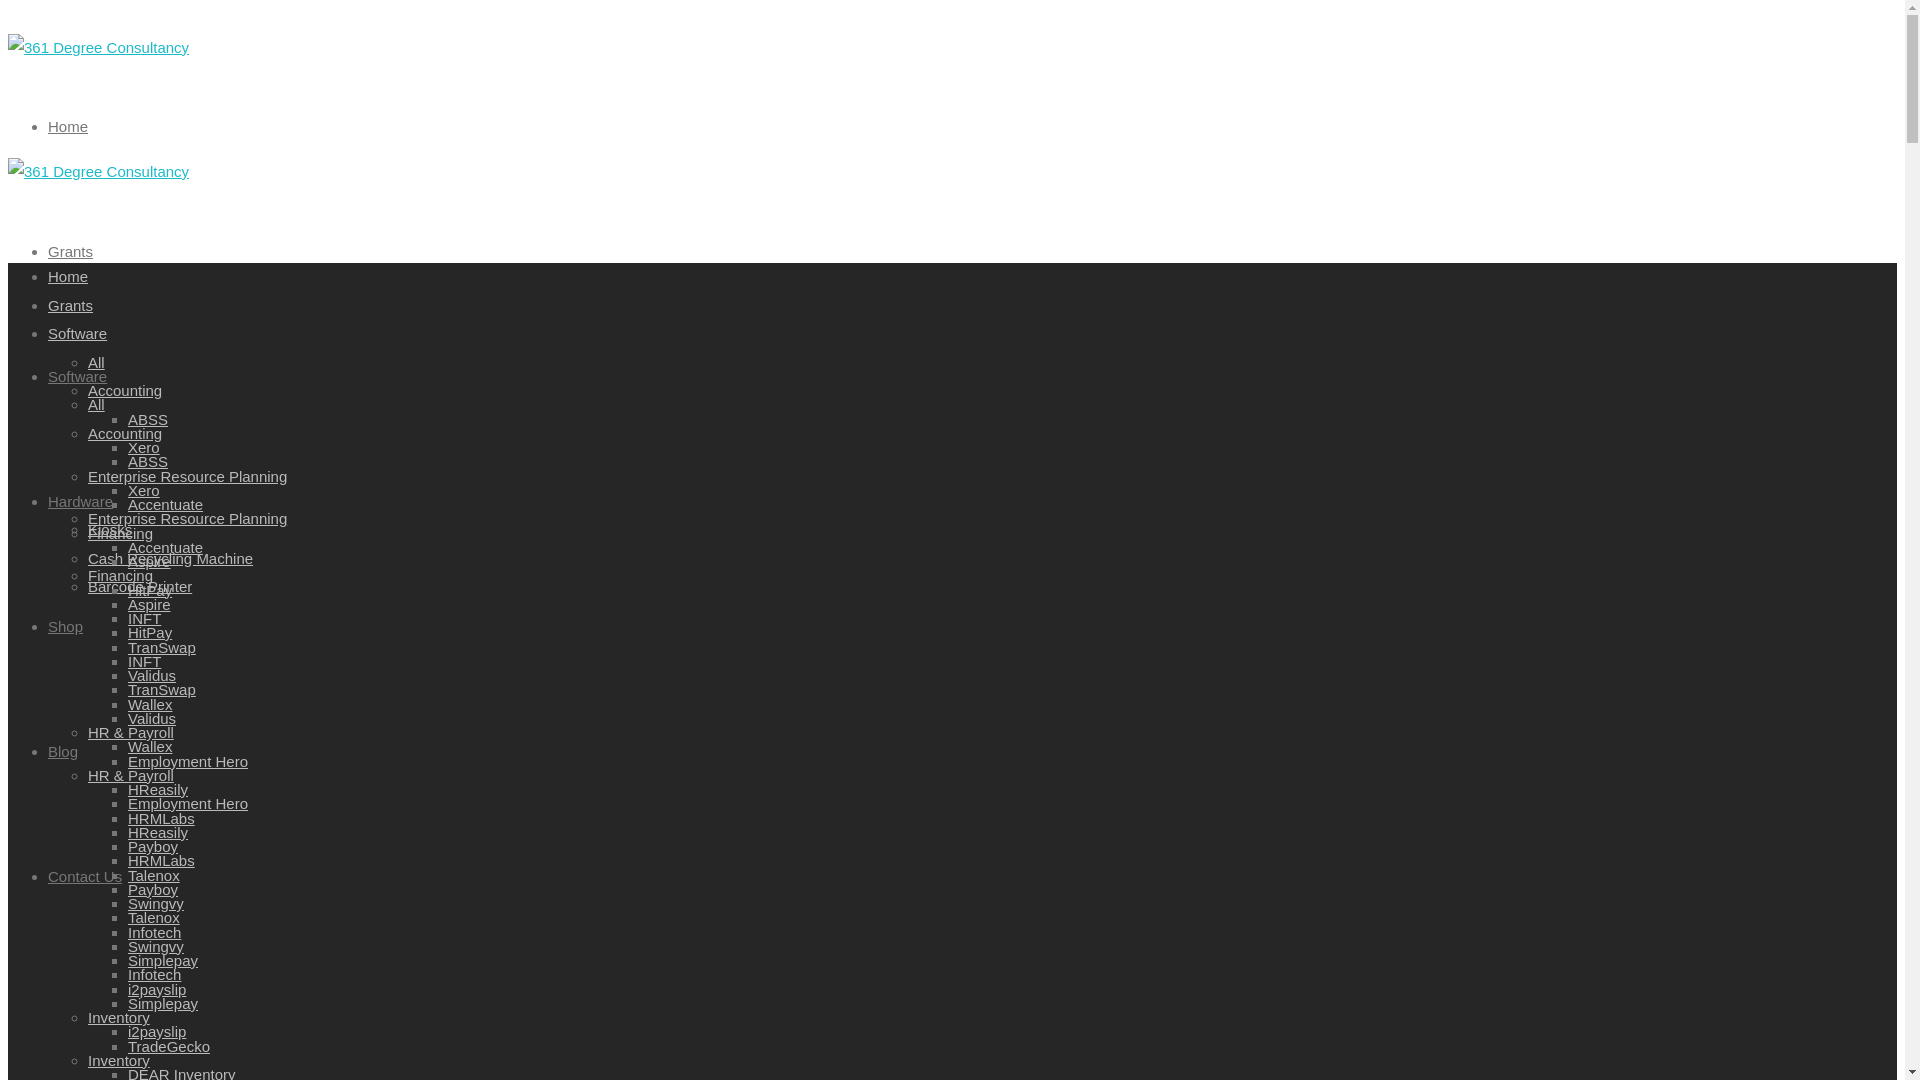 The width and height of the screenshot is (1920, 1080). I want to click on 'Payboy', so click(152, 846).